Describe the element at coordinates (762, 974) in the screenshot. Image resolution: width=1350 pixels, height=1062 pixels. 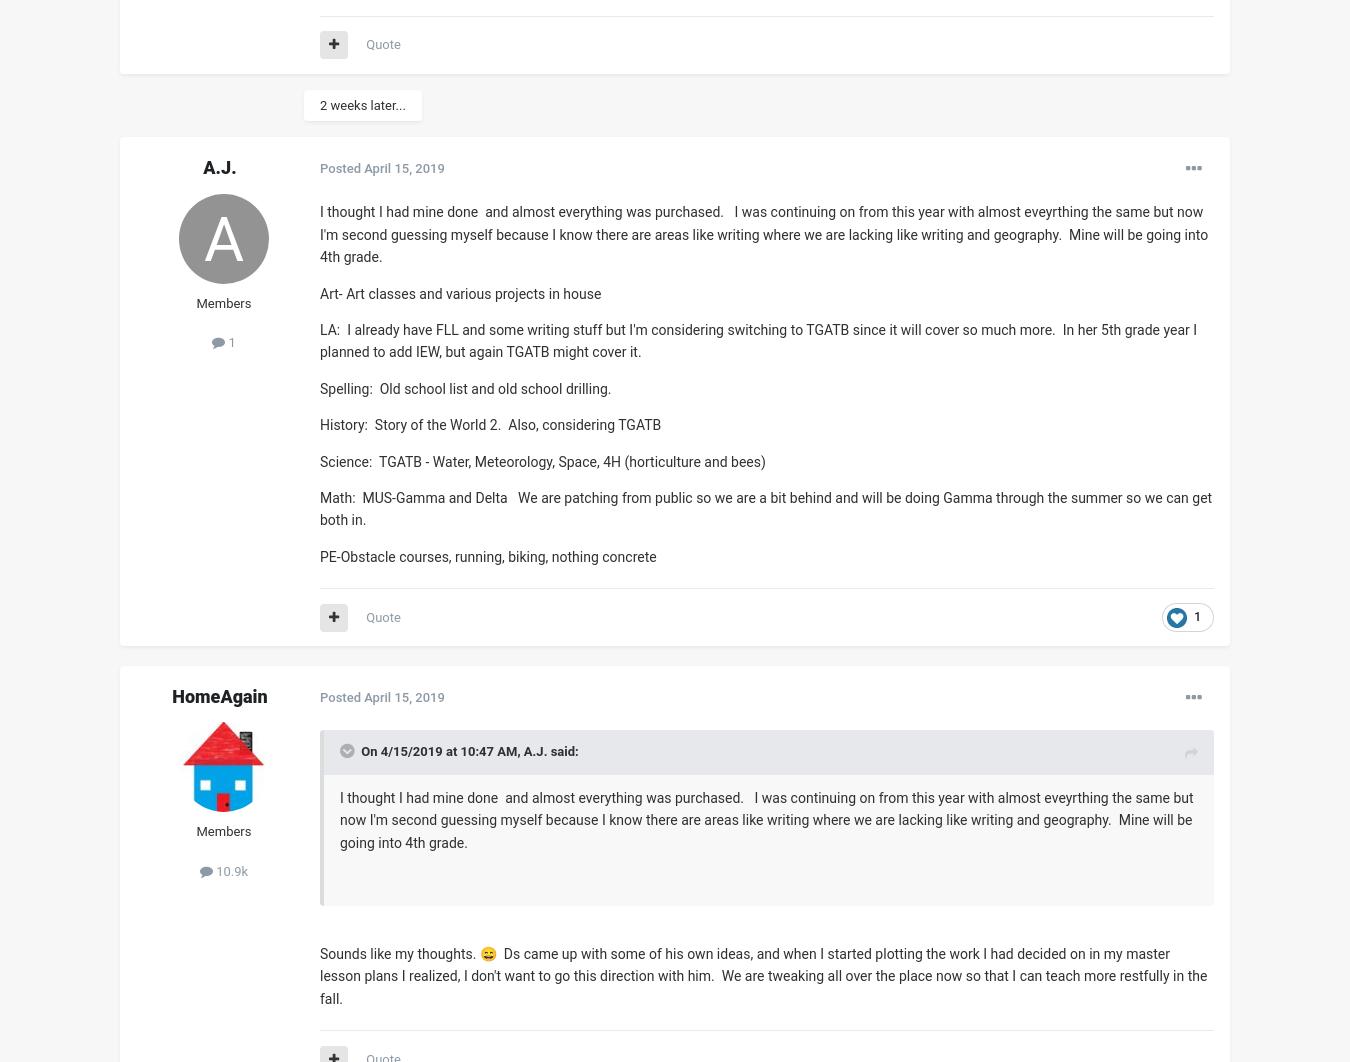
I see `'Ds came up with some of his own ideas, and when I started plotting the work I had decided on in my master lesson plans I realized, I don't want to go this direction with him.  We are tweaking all over the place now so that I can teach more restfully in the fall.'` at that location.